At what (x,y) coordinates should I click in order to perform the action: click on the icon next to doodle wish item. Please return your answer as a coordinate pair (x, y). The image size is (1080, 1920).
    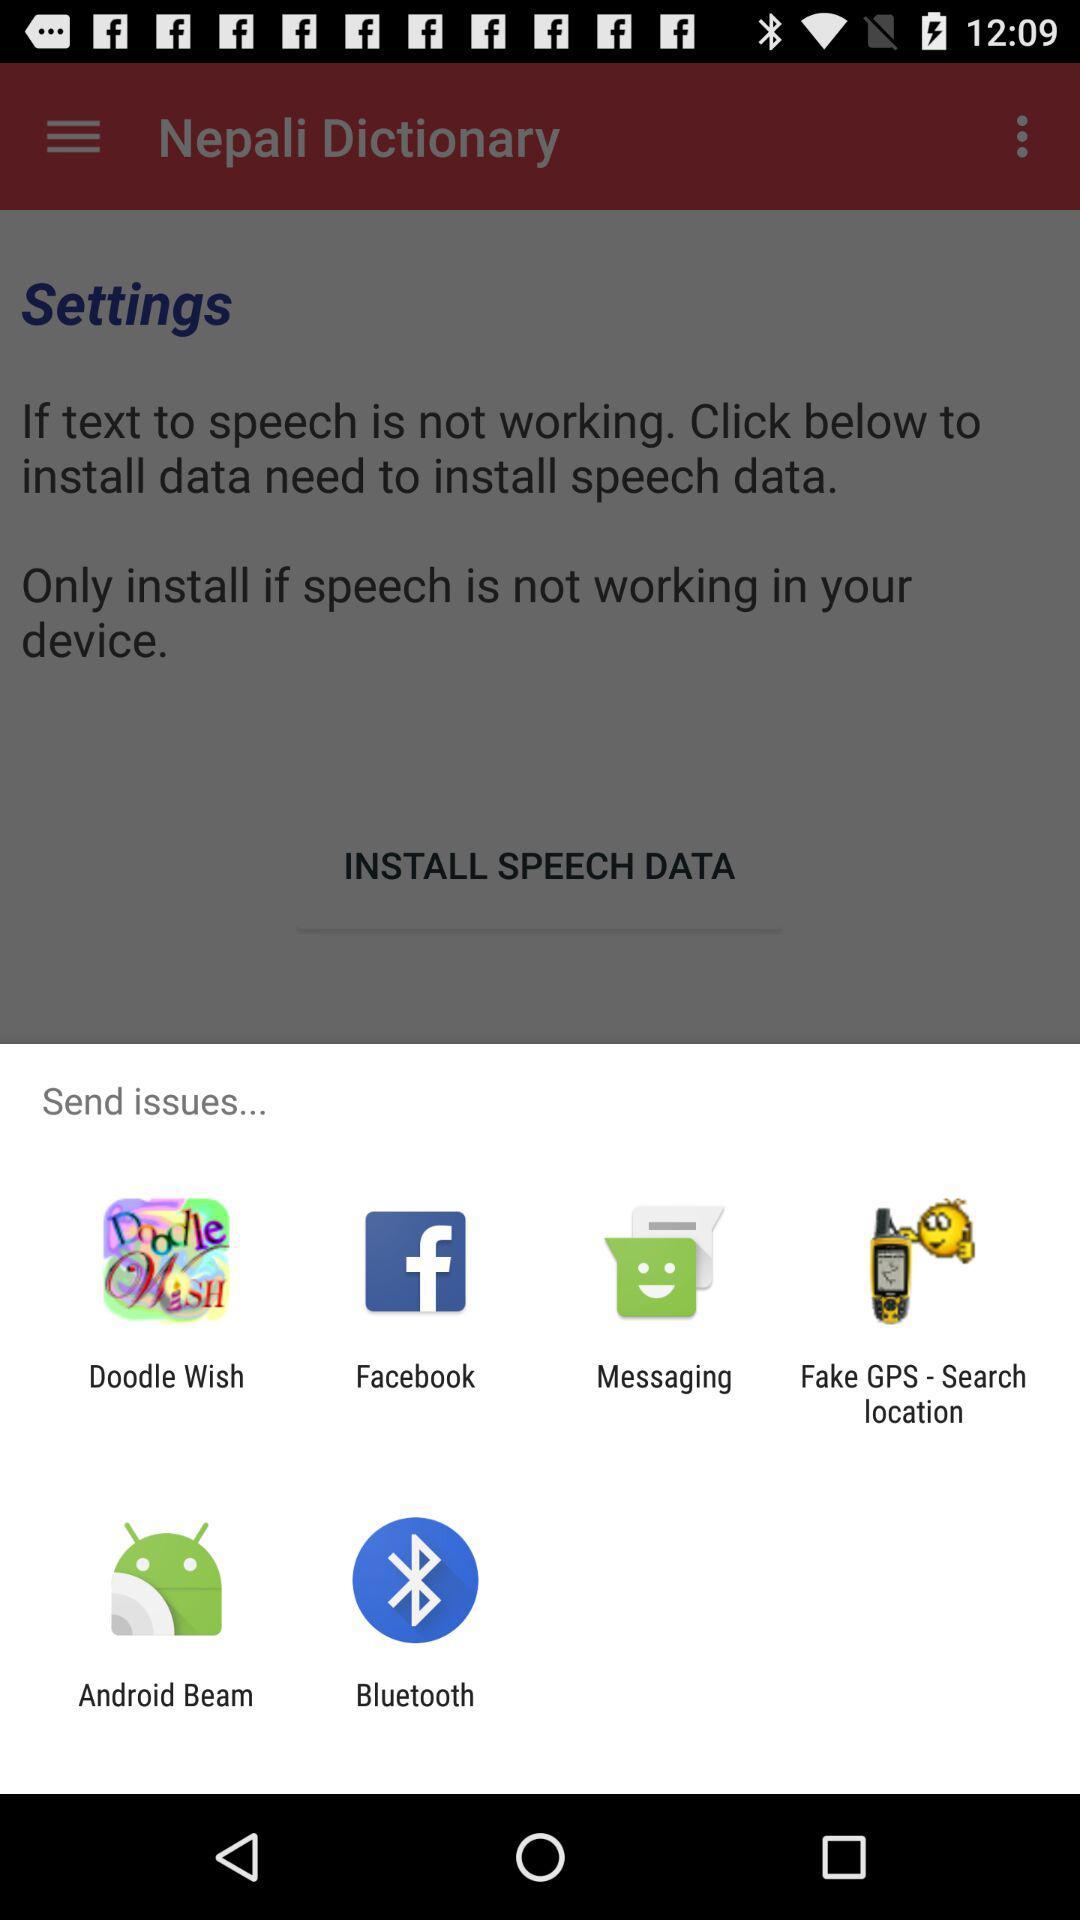
    Looking at the image, I should click on (414, 1392).